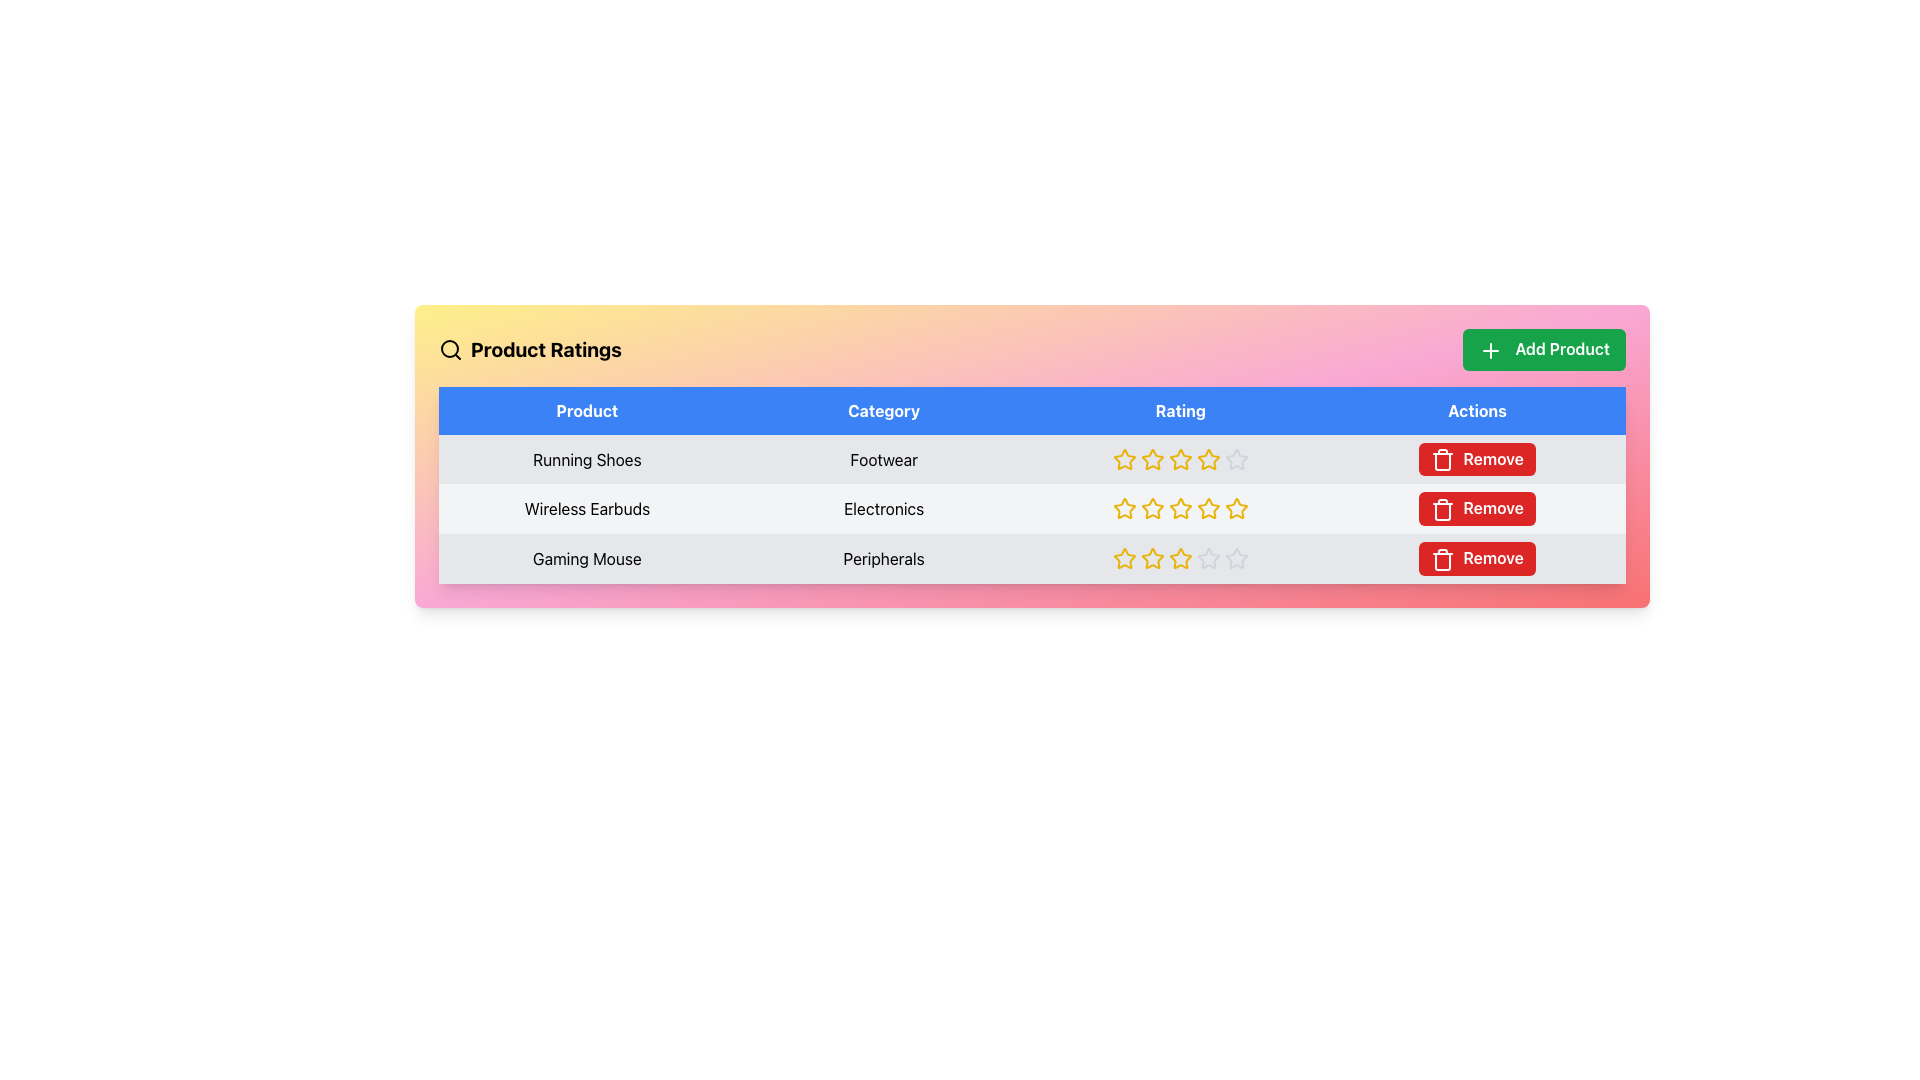 The image size is (1920, 1080). I want to click on the Rating Indicator for 'Running Shoes', which is represented by filled stars in the third column of the first row under the 'Rating' header, so click(1180, 459).